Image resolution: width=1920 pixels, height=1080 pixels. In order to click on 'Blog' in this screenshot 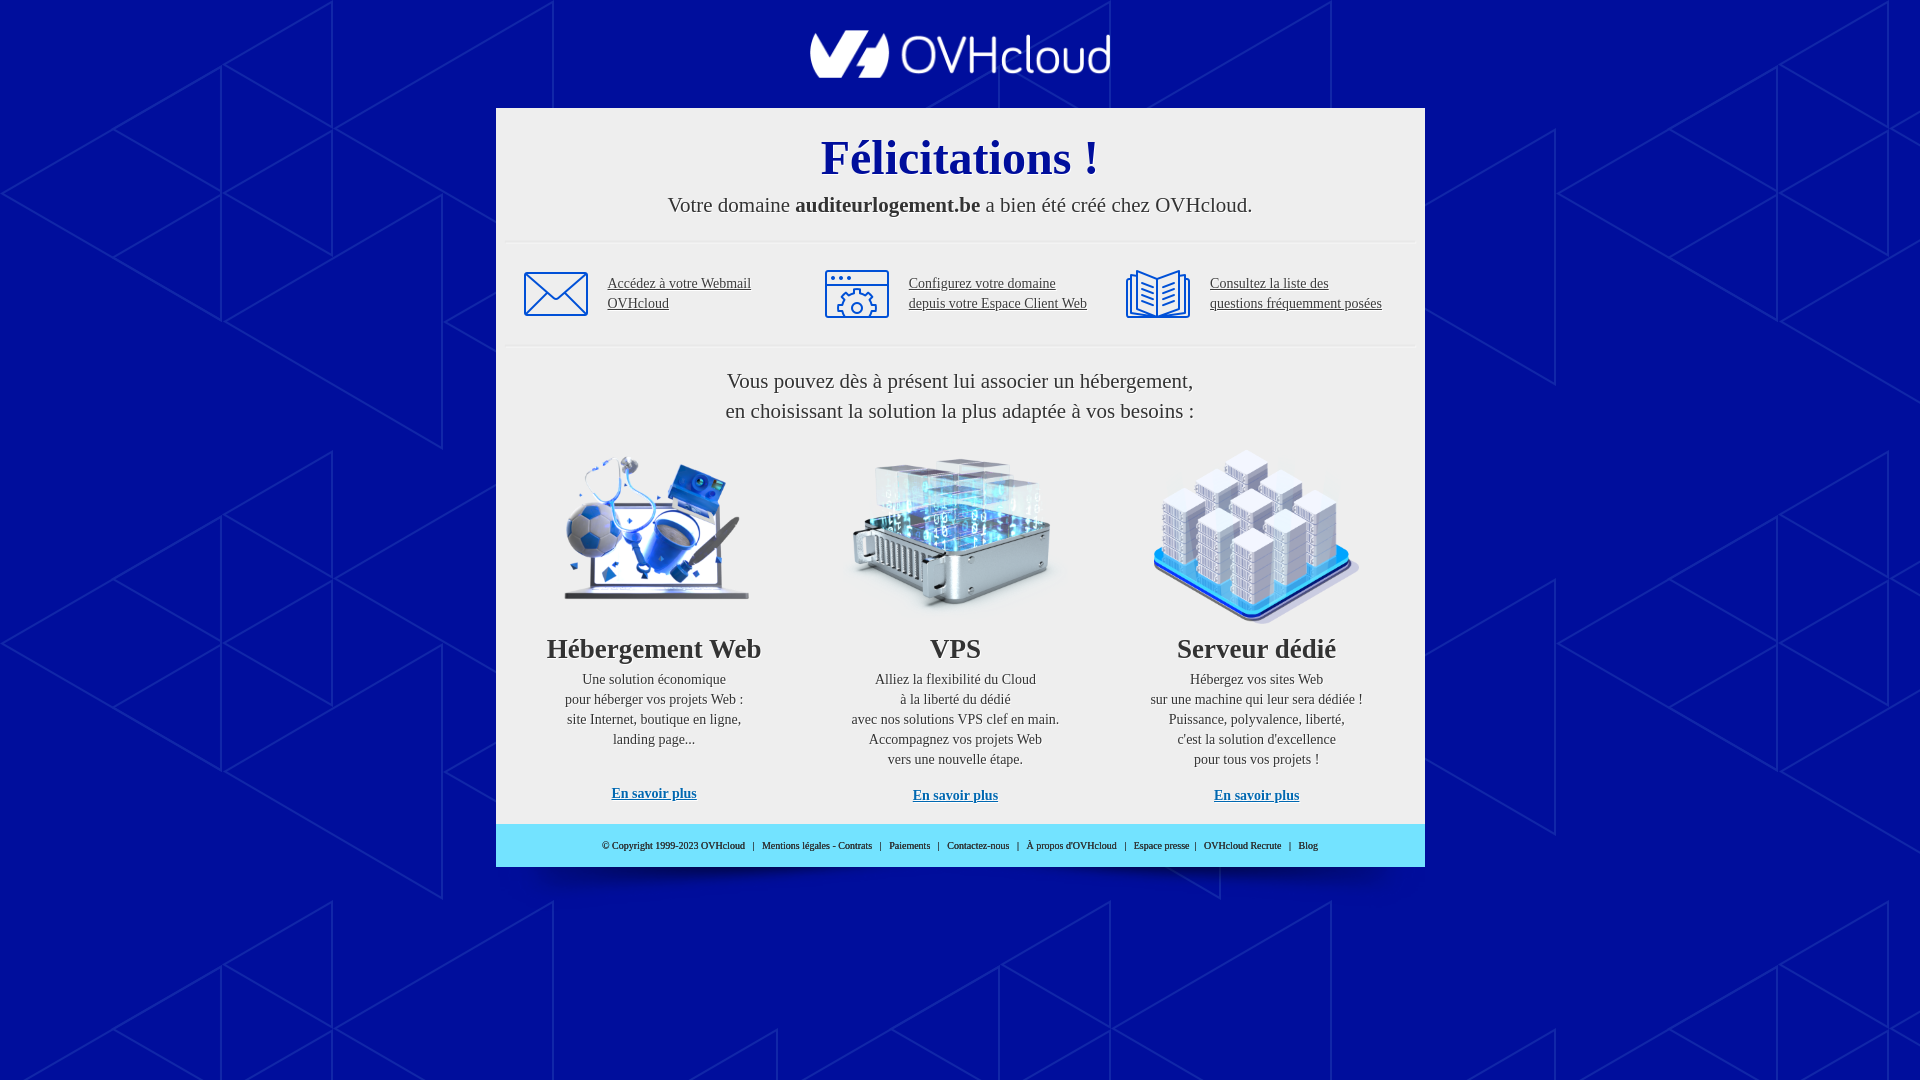, I will do `click(1308, 845)`.